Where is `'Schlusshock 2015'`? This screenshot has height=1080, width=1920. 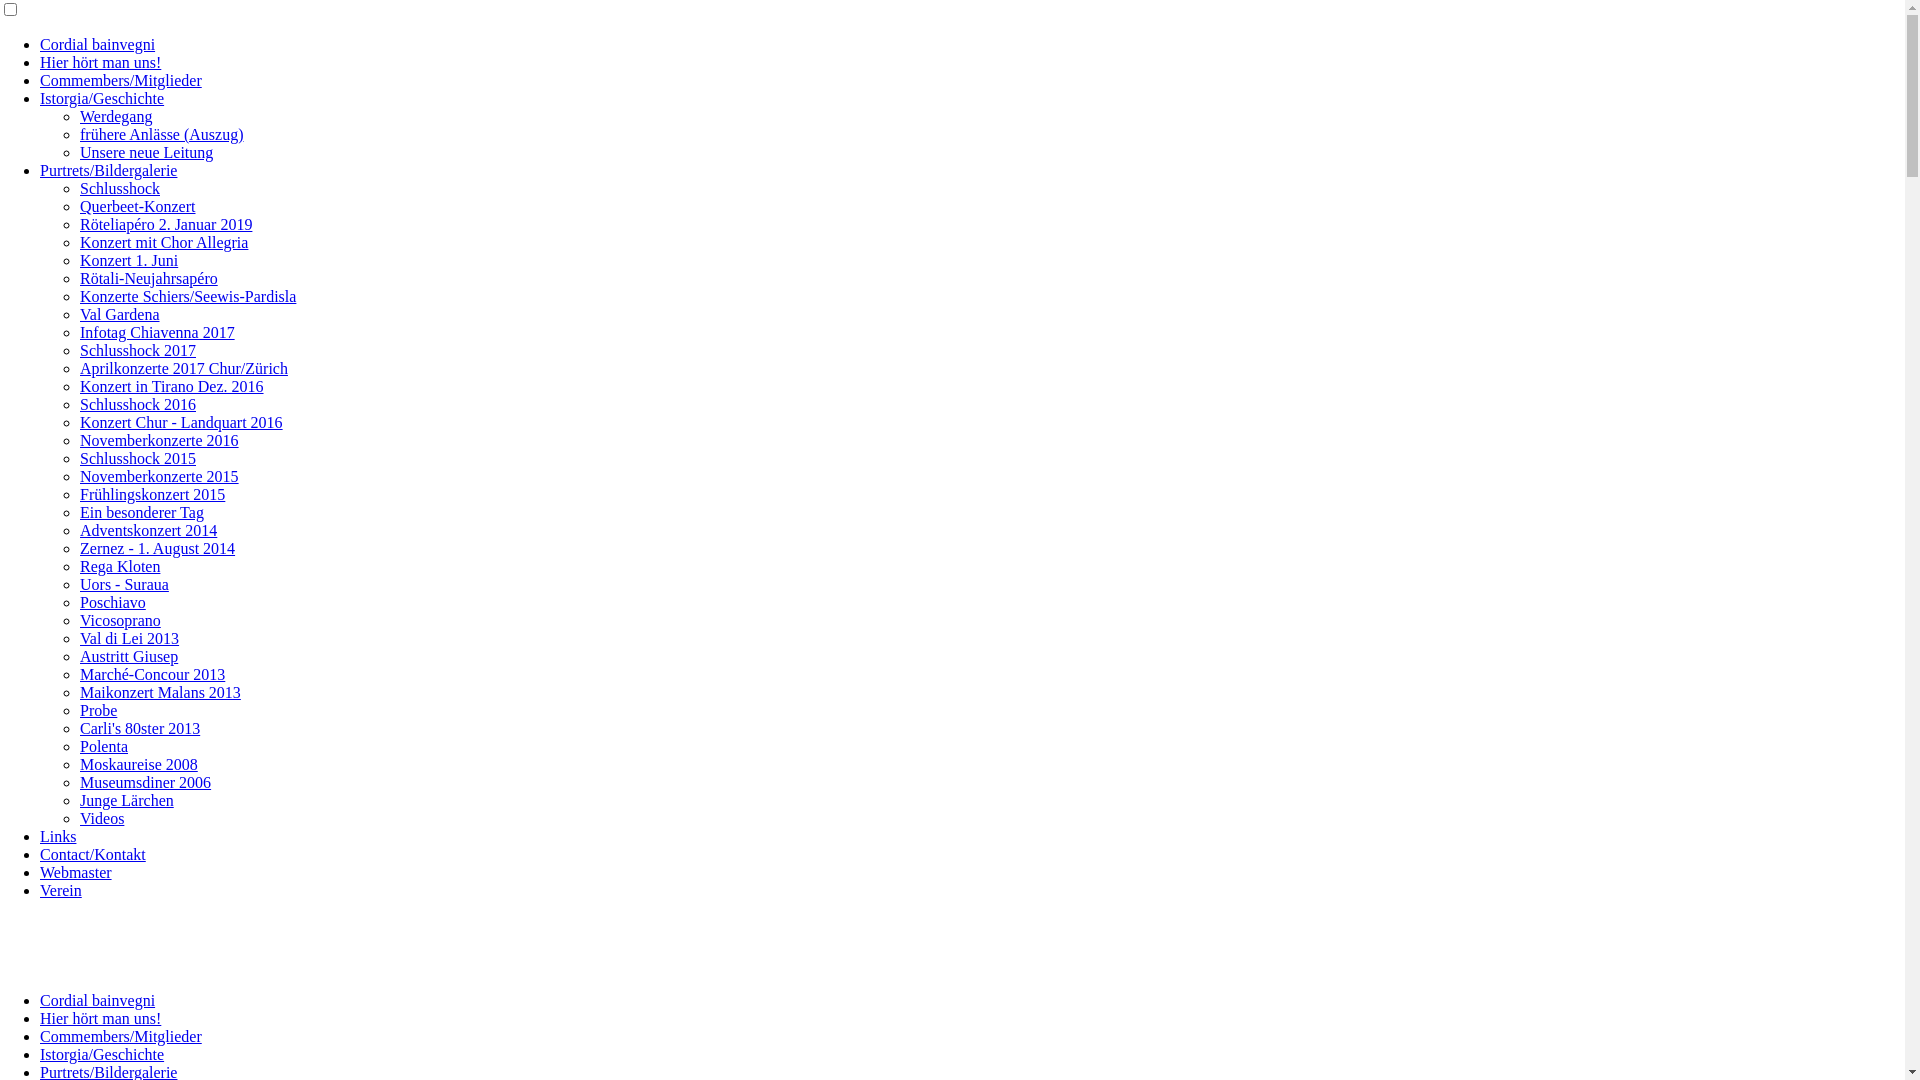
'Schlusshock 2015' is located at coordinates (137, 458).